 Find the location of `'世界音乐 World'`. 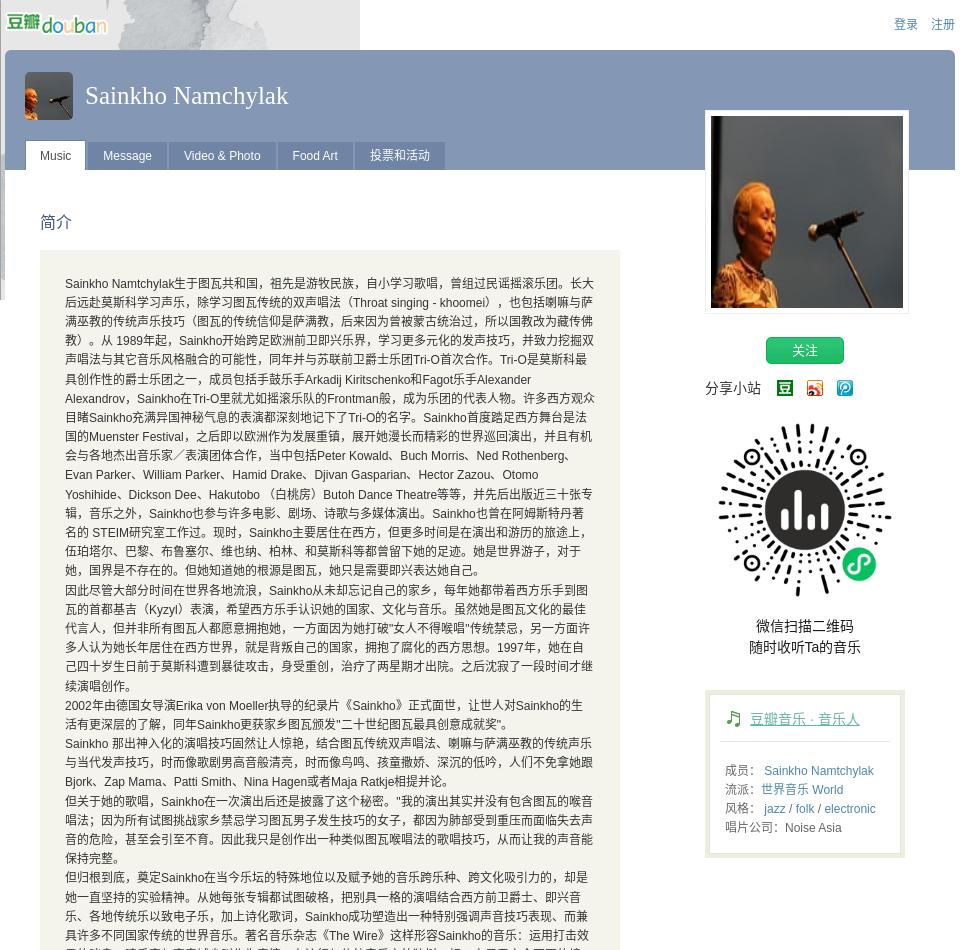

'世界音乐 World' is located at coordinates (801, 787).